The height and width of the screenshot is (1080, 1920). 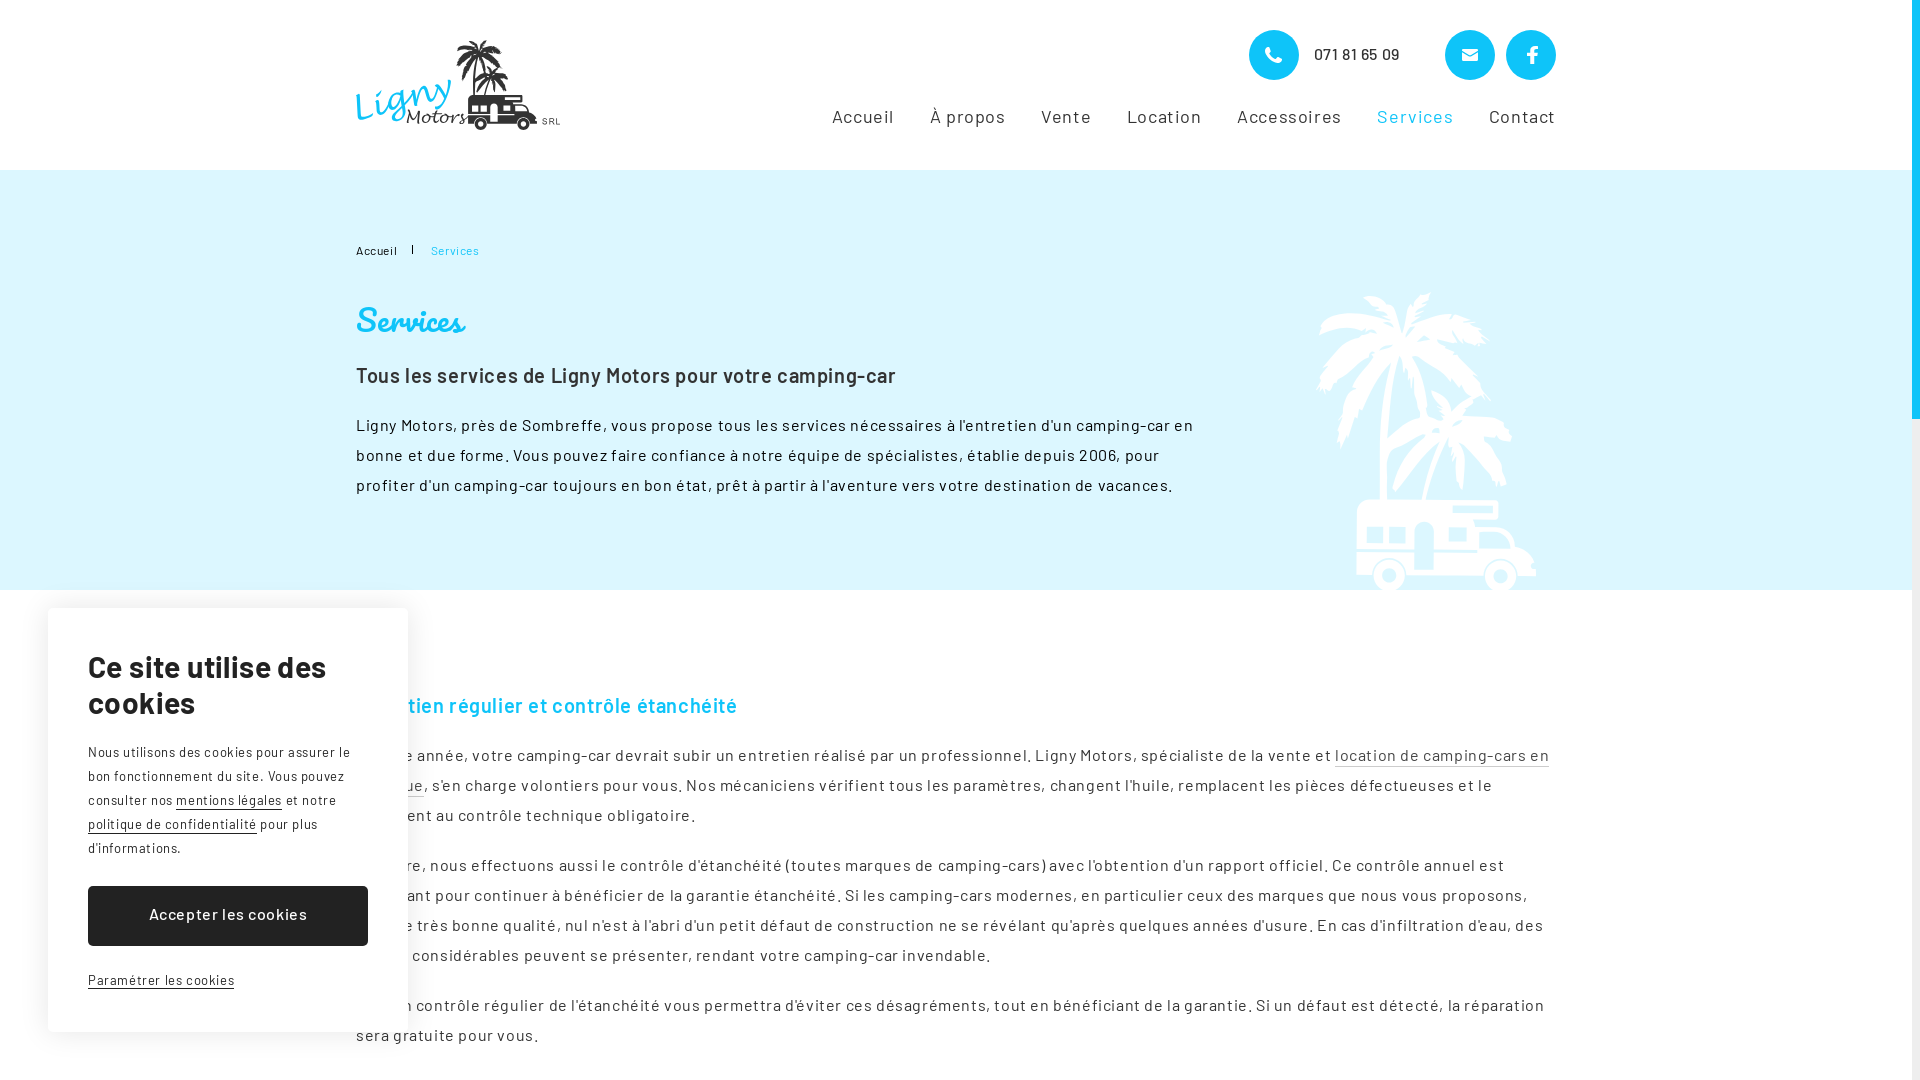 What do you see at coordinates (1164, 117) in the screenshot?
I see `'Location'` at bounding box center [1164, 117].